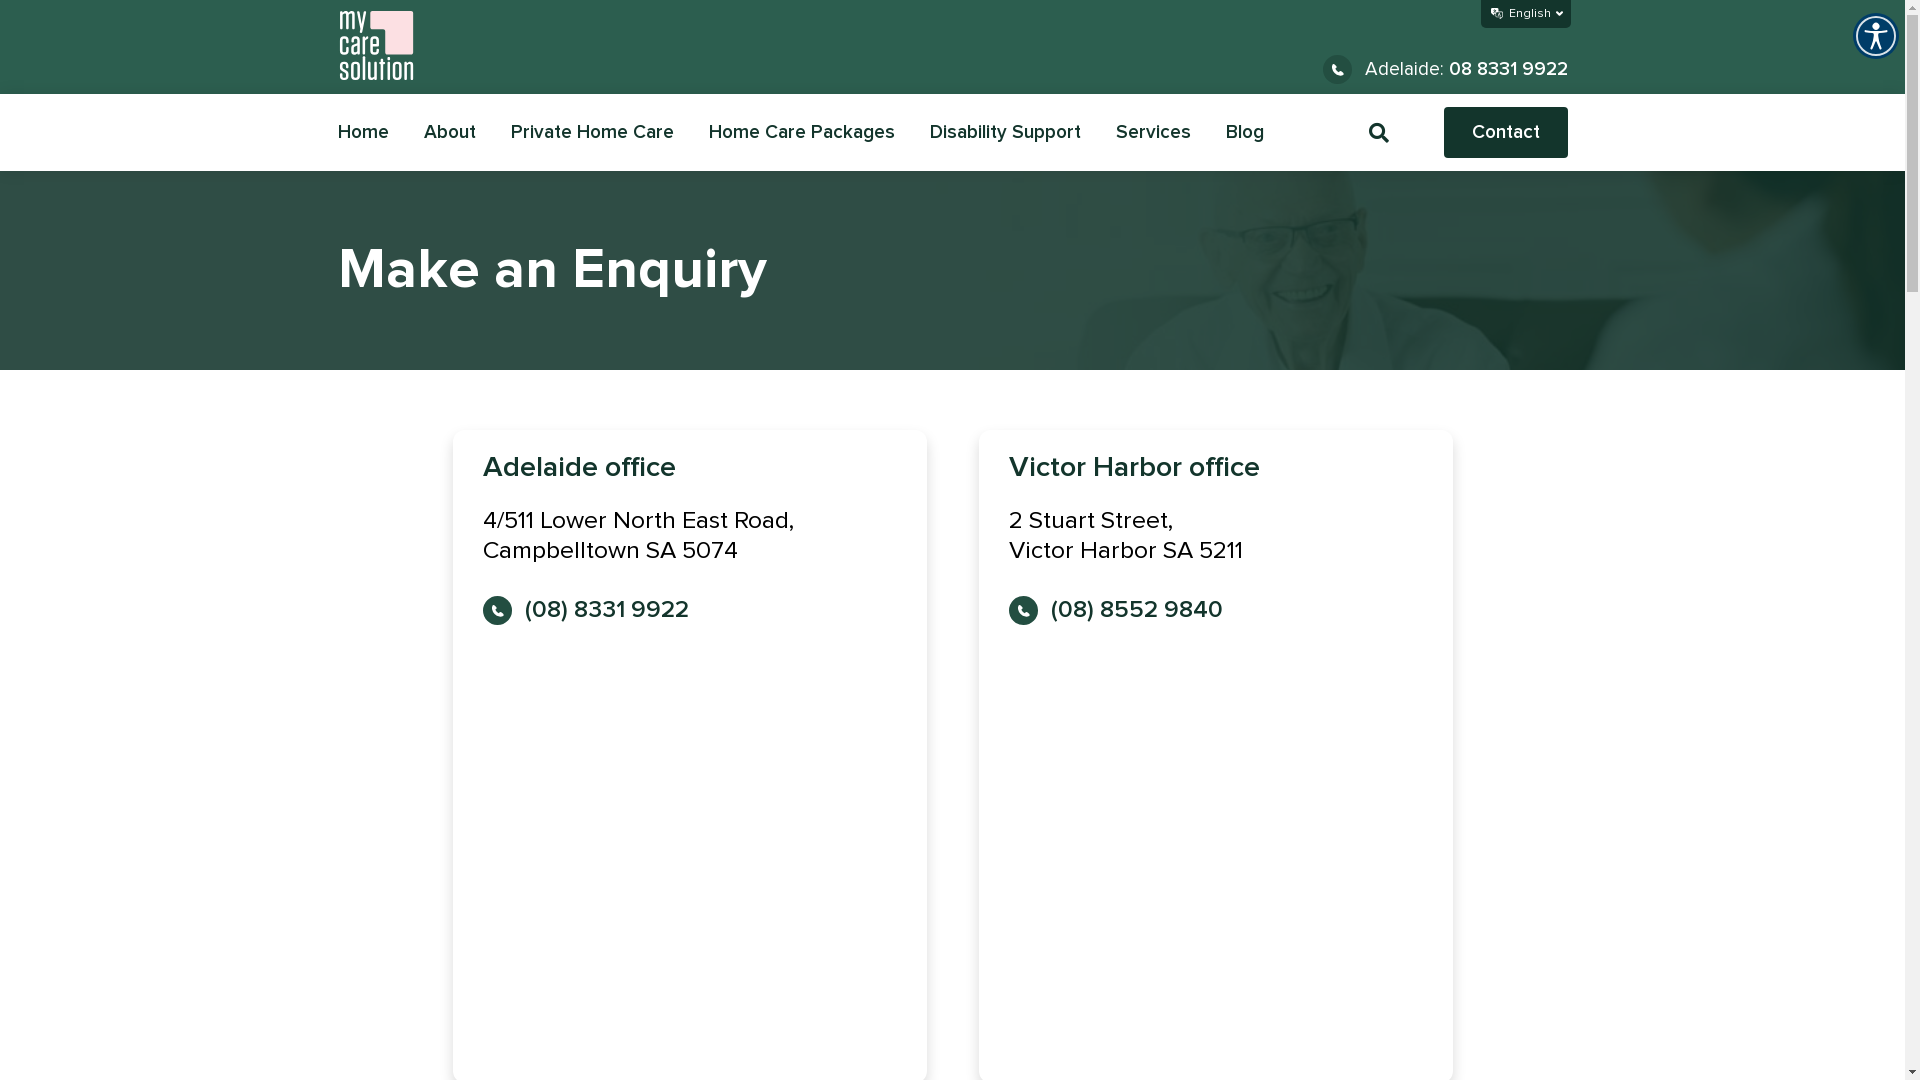 The image size is (1920, 1080). Describe the element at coordinates (363, 132) in the screenshot. I see `'Home'` at that location.